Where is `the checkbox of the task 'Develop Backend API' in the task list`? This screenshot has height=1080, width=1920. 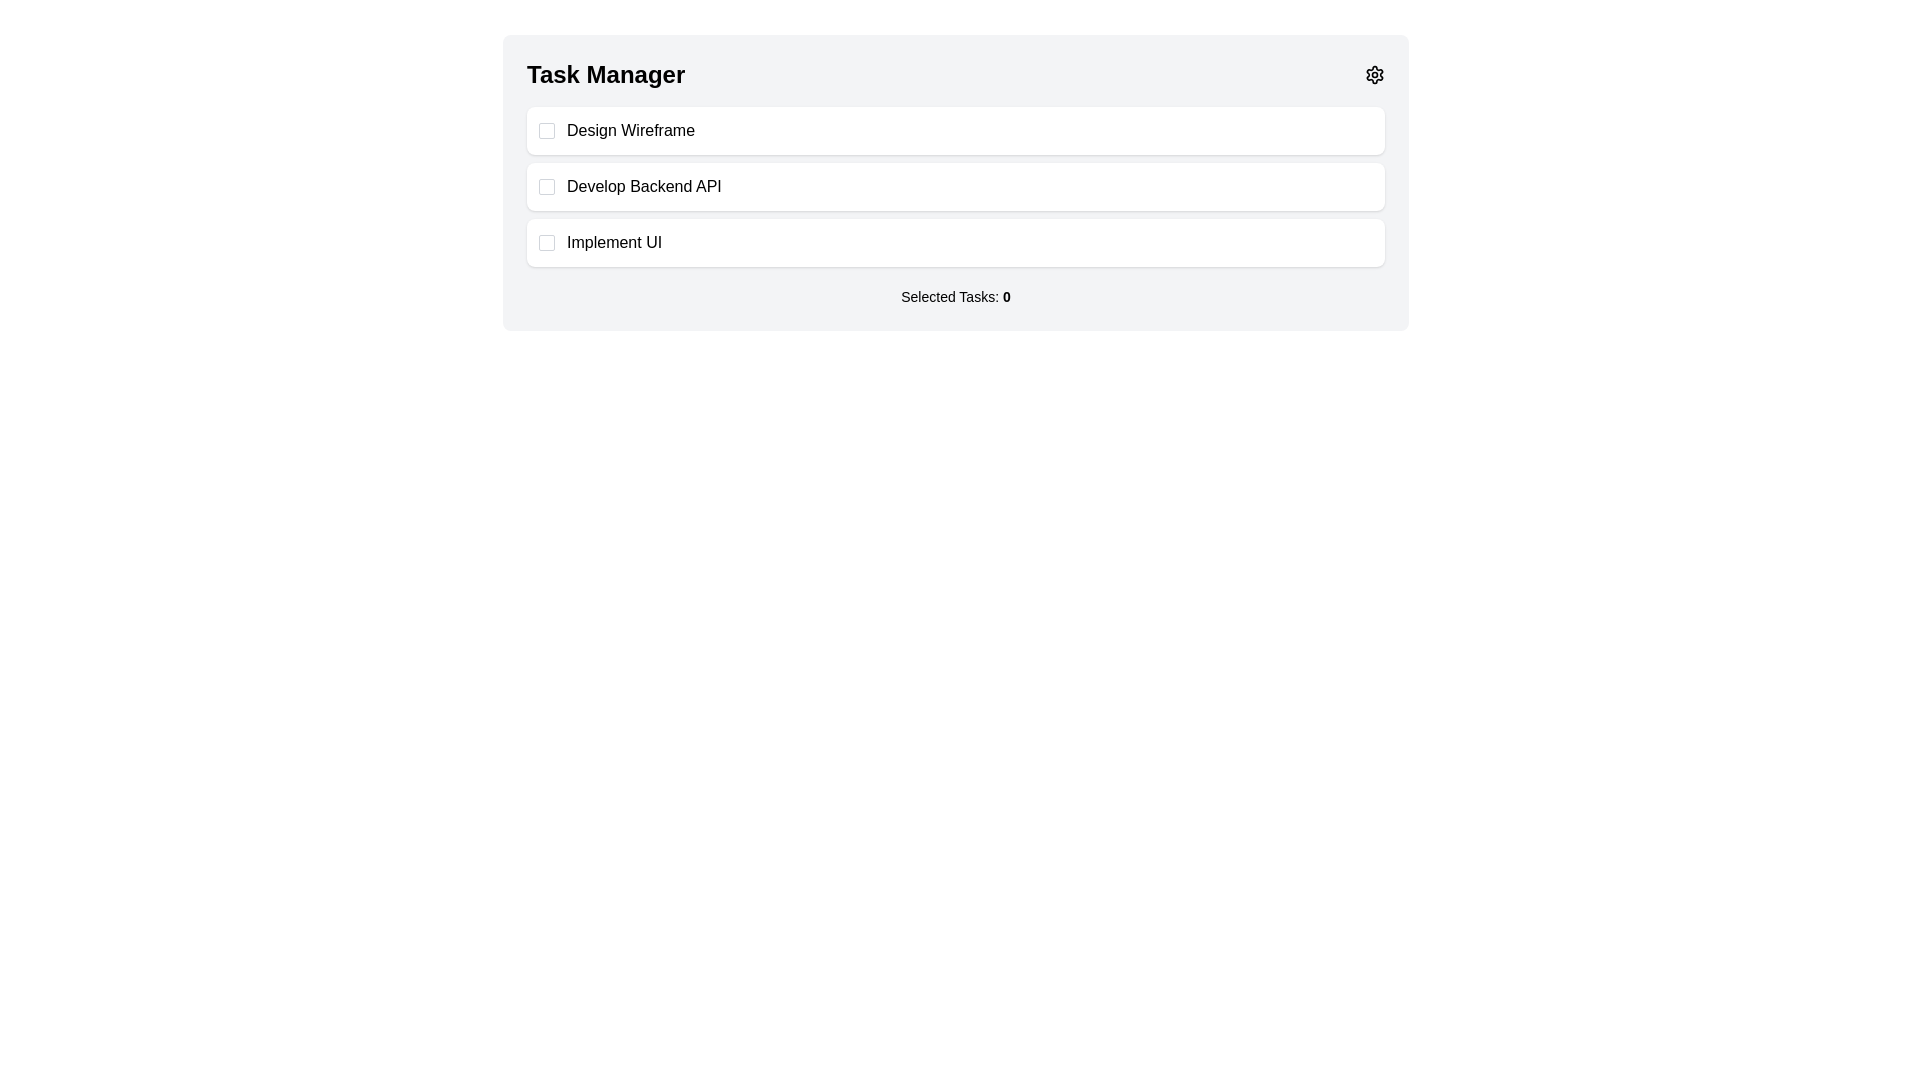
the checkbox of the task 'Develop Backend API' in the task list is located at coordinates (954, 186).